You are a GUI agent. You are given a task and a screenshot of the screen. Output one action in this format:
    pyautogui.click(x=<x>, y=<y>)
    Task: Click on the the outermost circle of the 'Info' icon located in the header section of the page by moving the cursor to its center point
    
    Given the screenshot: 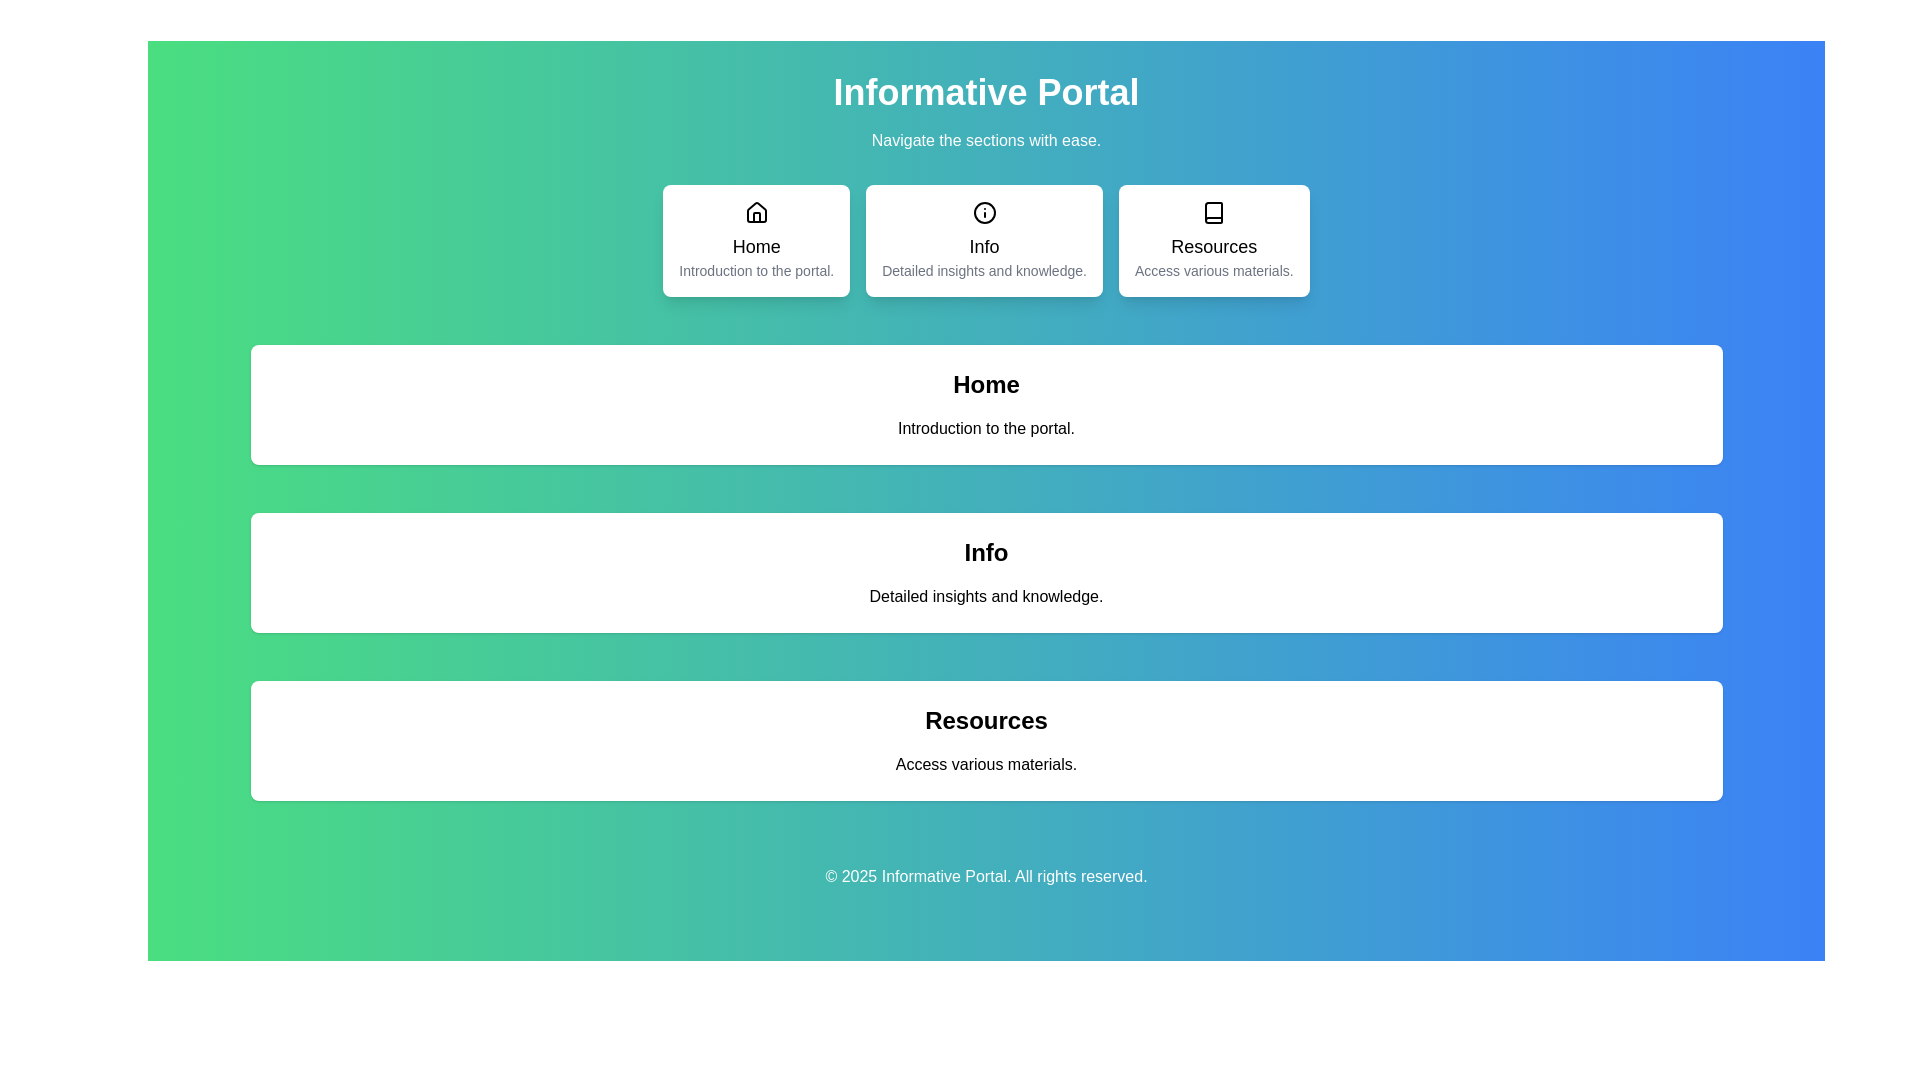 What is the action you would take?
    pyautogui.click(x=984, y=212)
    